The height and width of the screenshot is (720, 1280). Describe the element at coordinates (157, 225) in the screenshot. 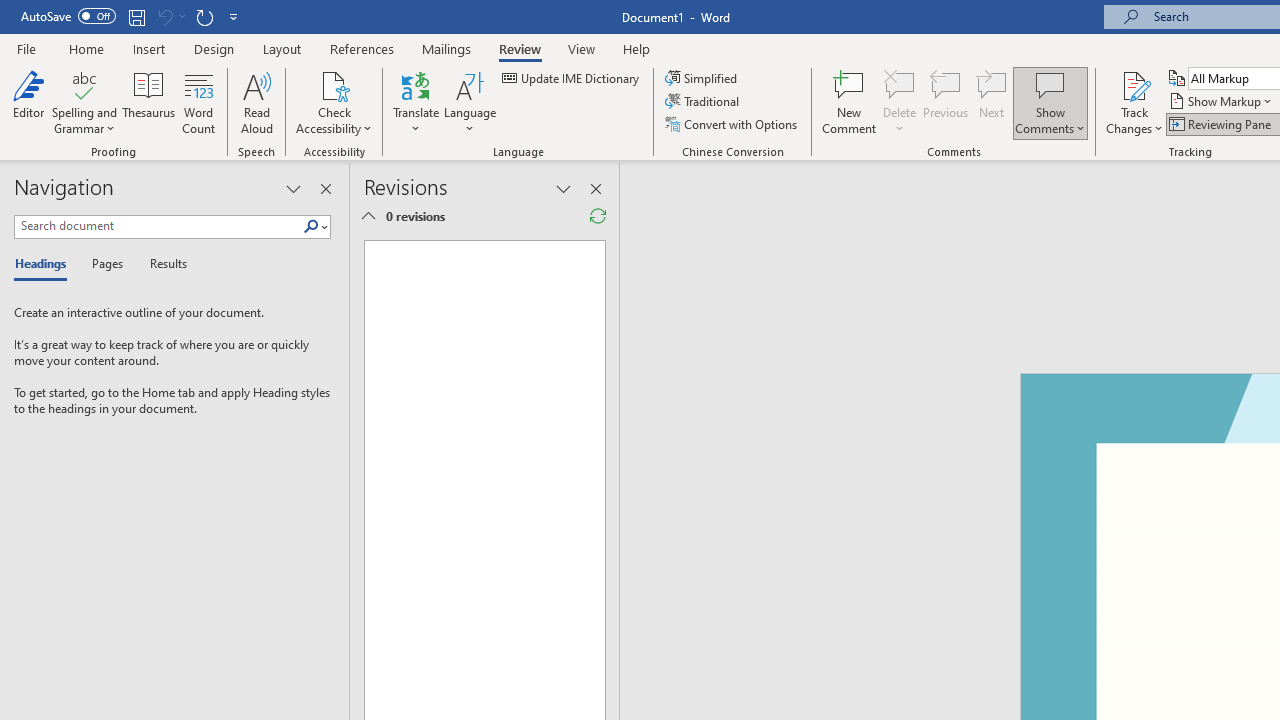

I see `'Search document'` at that location.